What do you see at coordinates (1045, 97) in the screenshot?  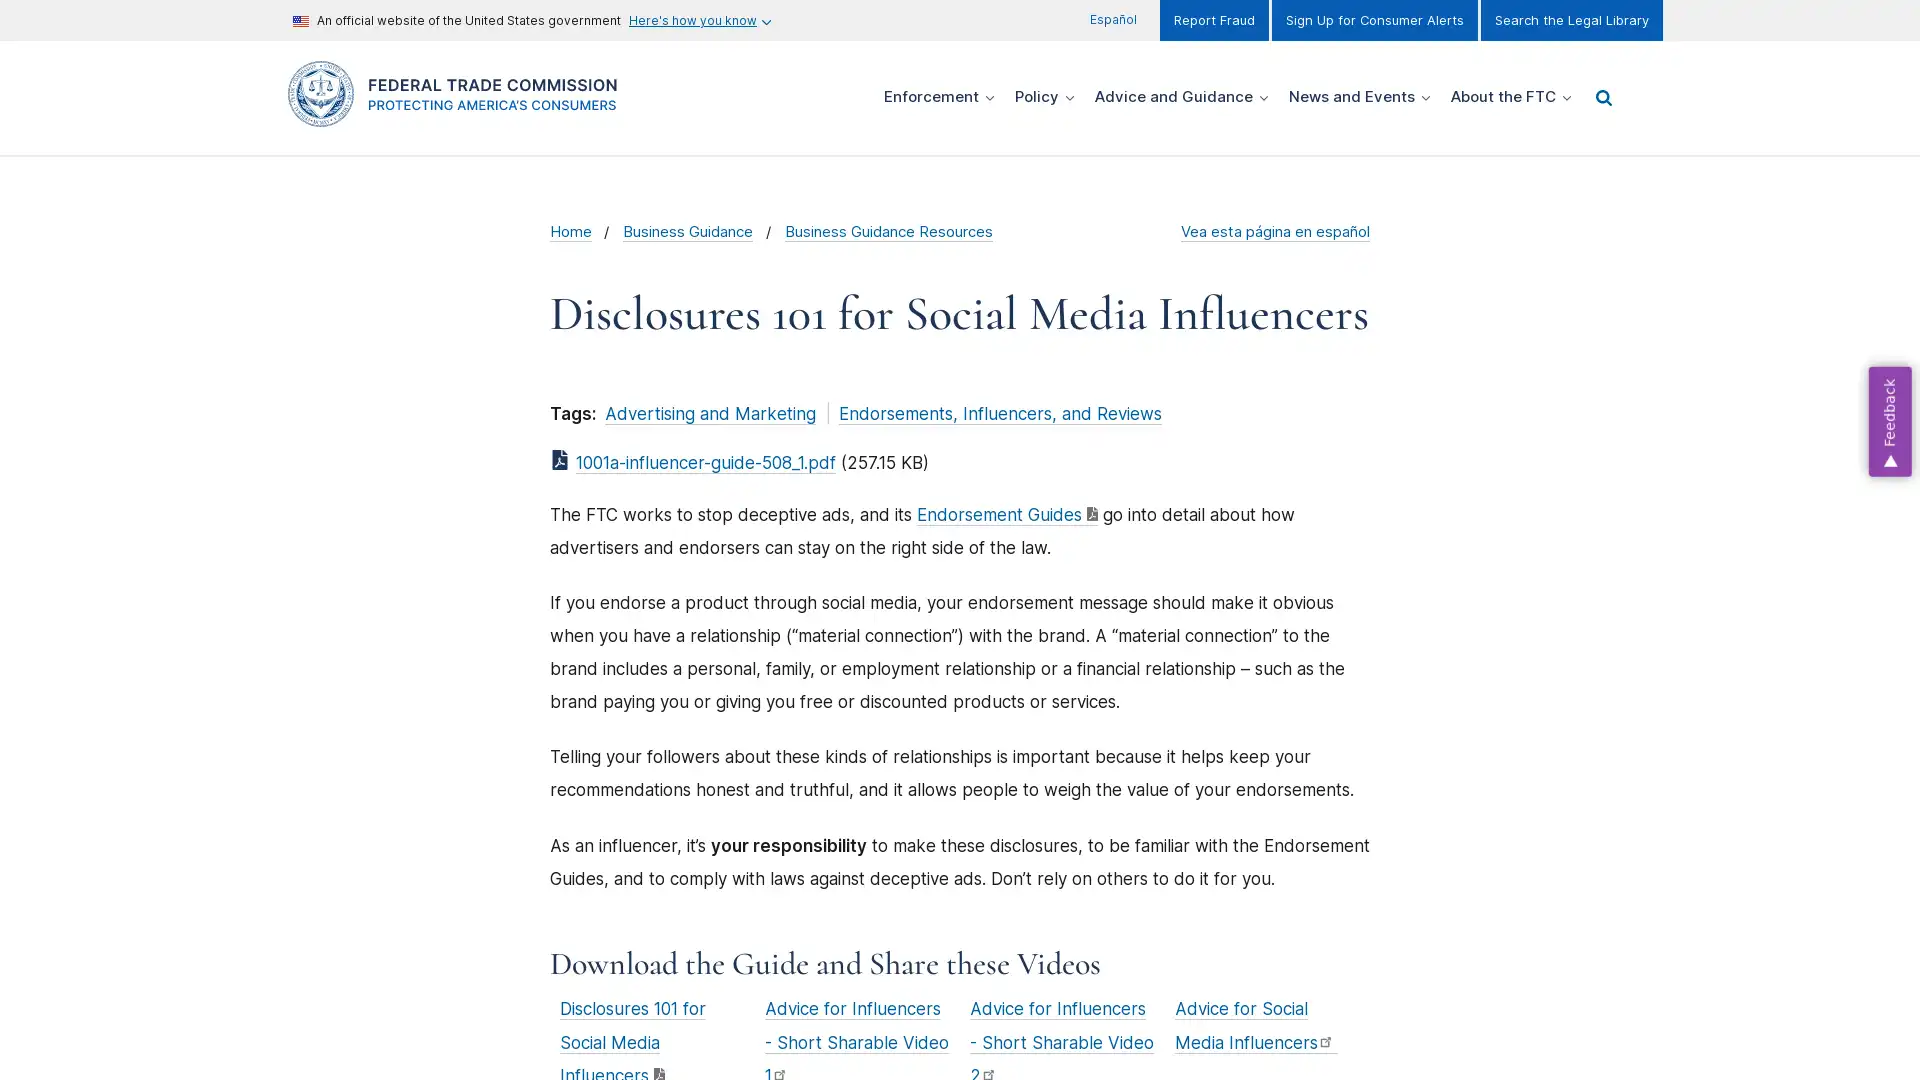 I see `Show/hide Policy menu items` at bounding box center [1045, 97].